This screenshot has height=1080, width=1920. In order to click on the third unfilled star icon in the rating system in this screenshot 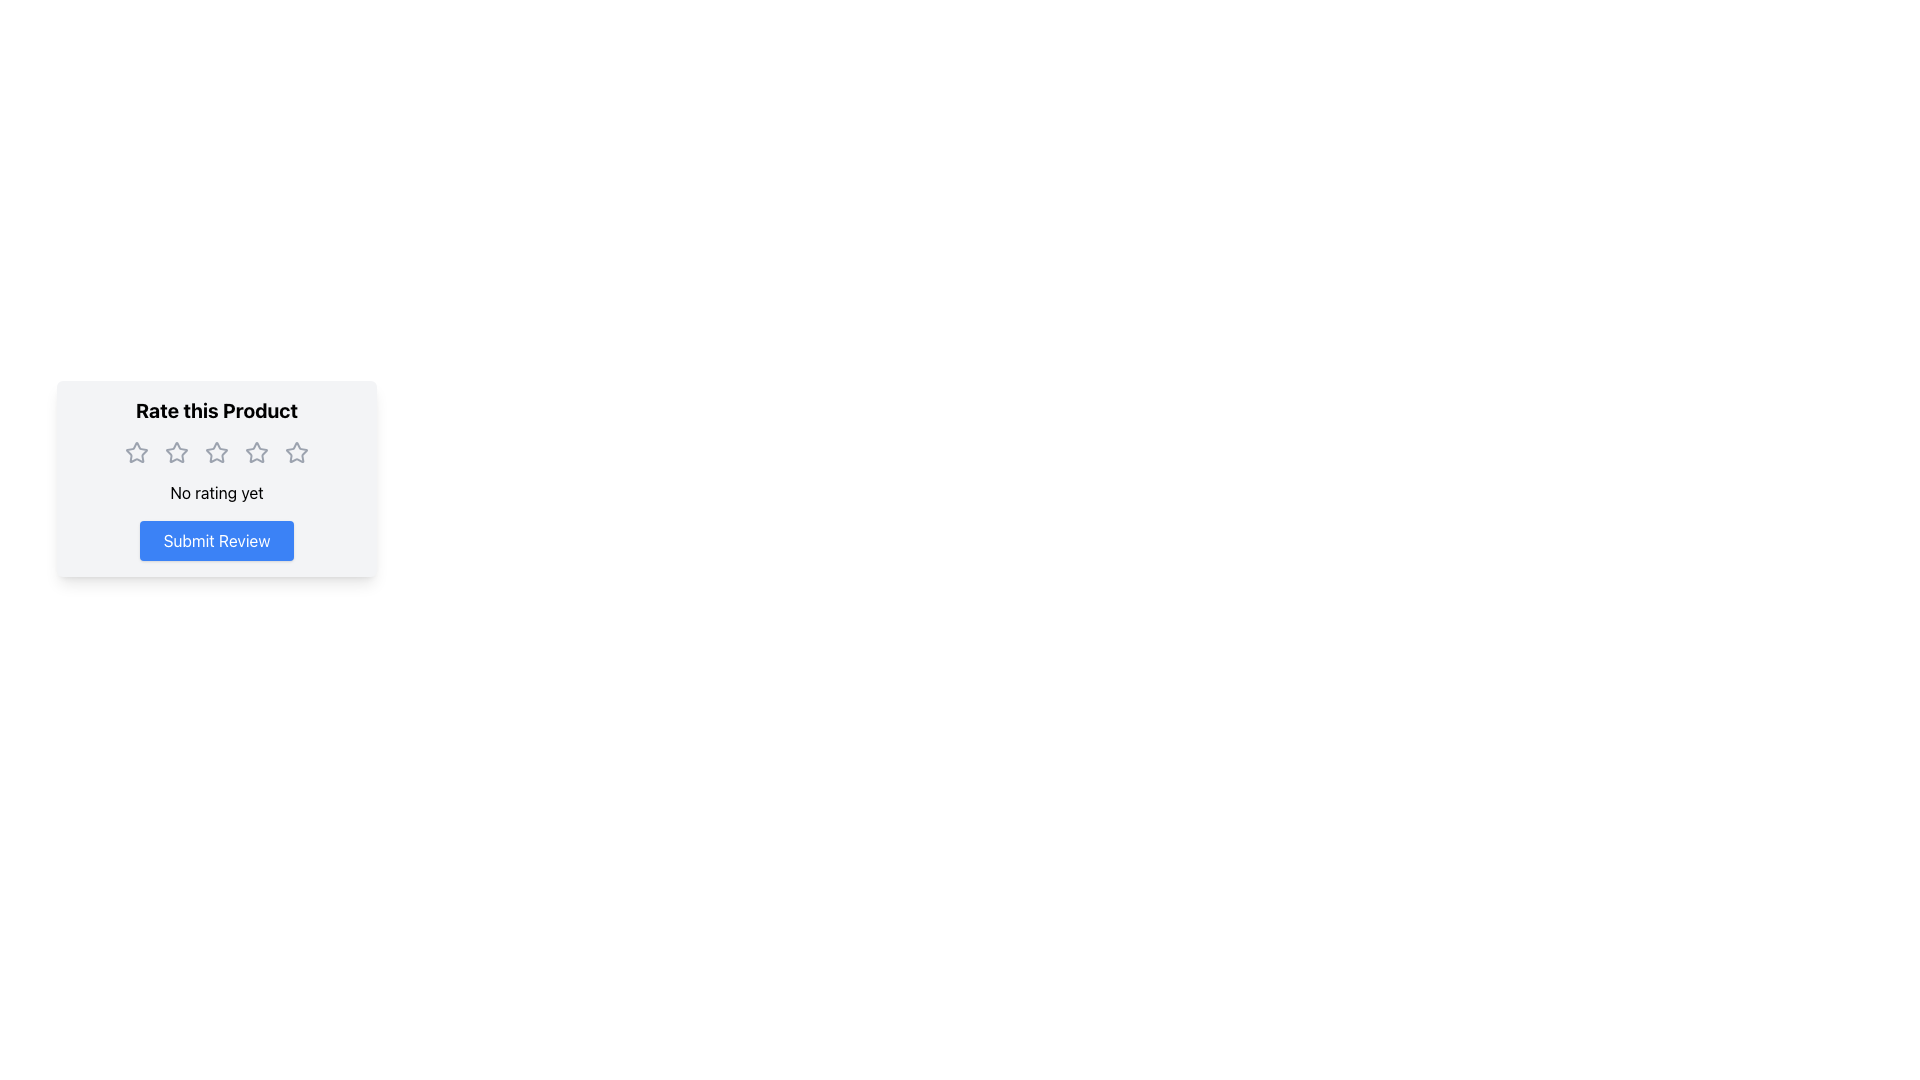, I will do `click(216, 452)`.